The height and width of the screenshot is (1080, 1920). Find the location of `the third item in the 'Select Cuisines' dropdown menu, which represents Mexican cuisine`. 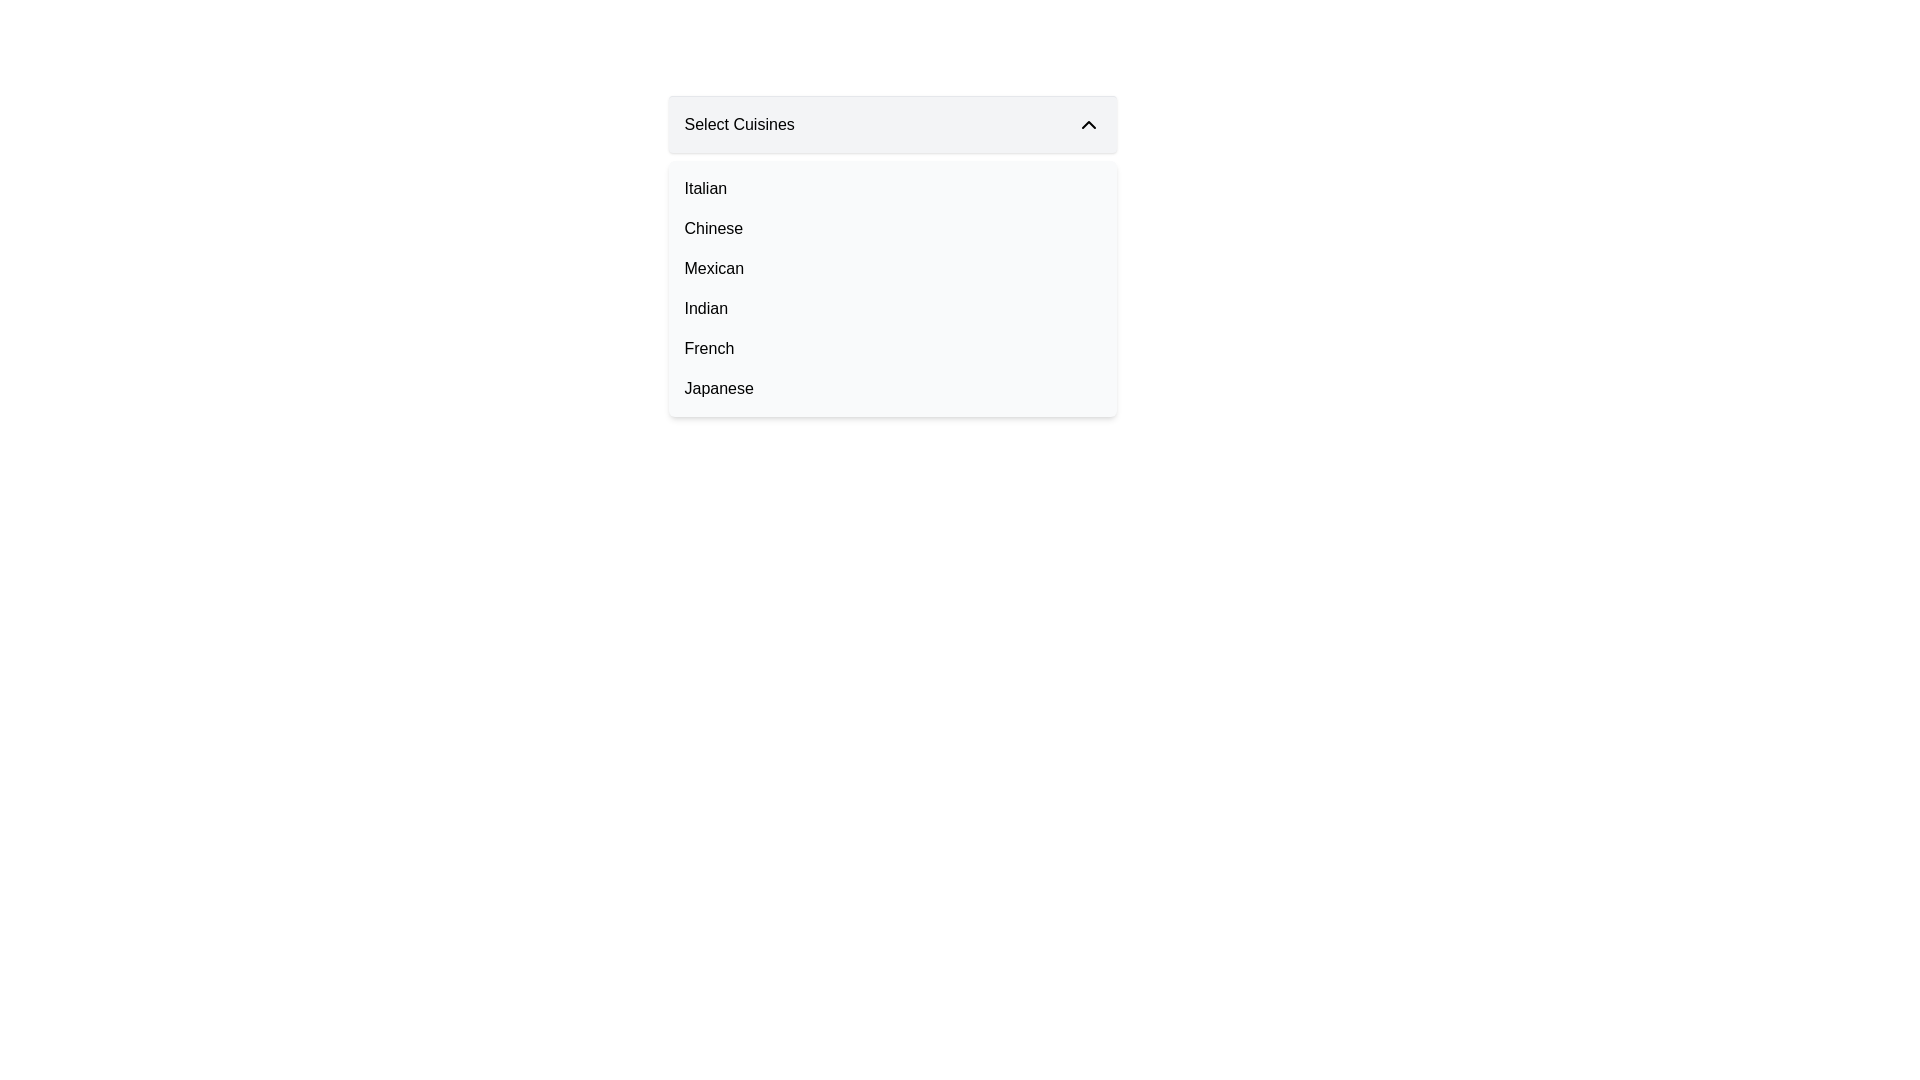

the third item in the 'Select Cuisines' dropdown menu, which represents Mexican cuisine is located at coordinates (714, 268).